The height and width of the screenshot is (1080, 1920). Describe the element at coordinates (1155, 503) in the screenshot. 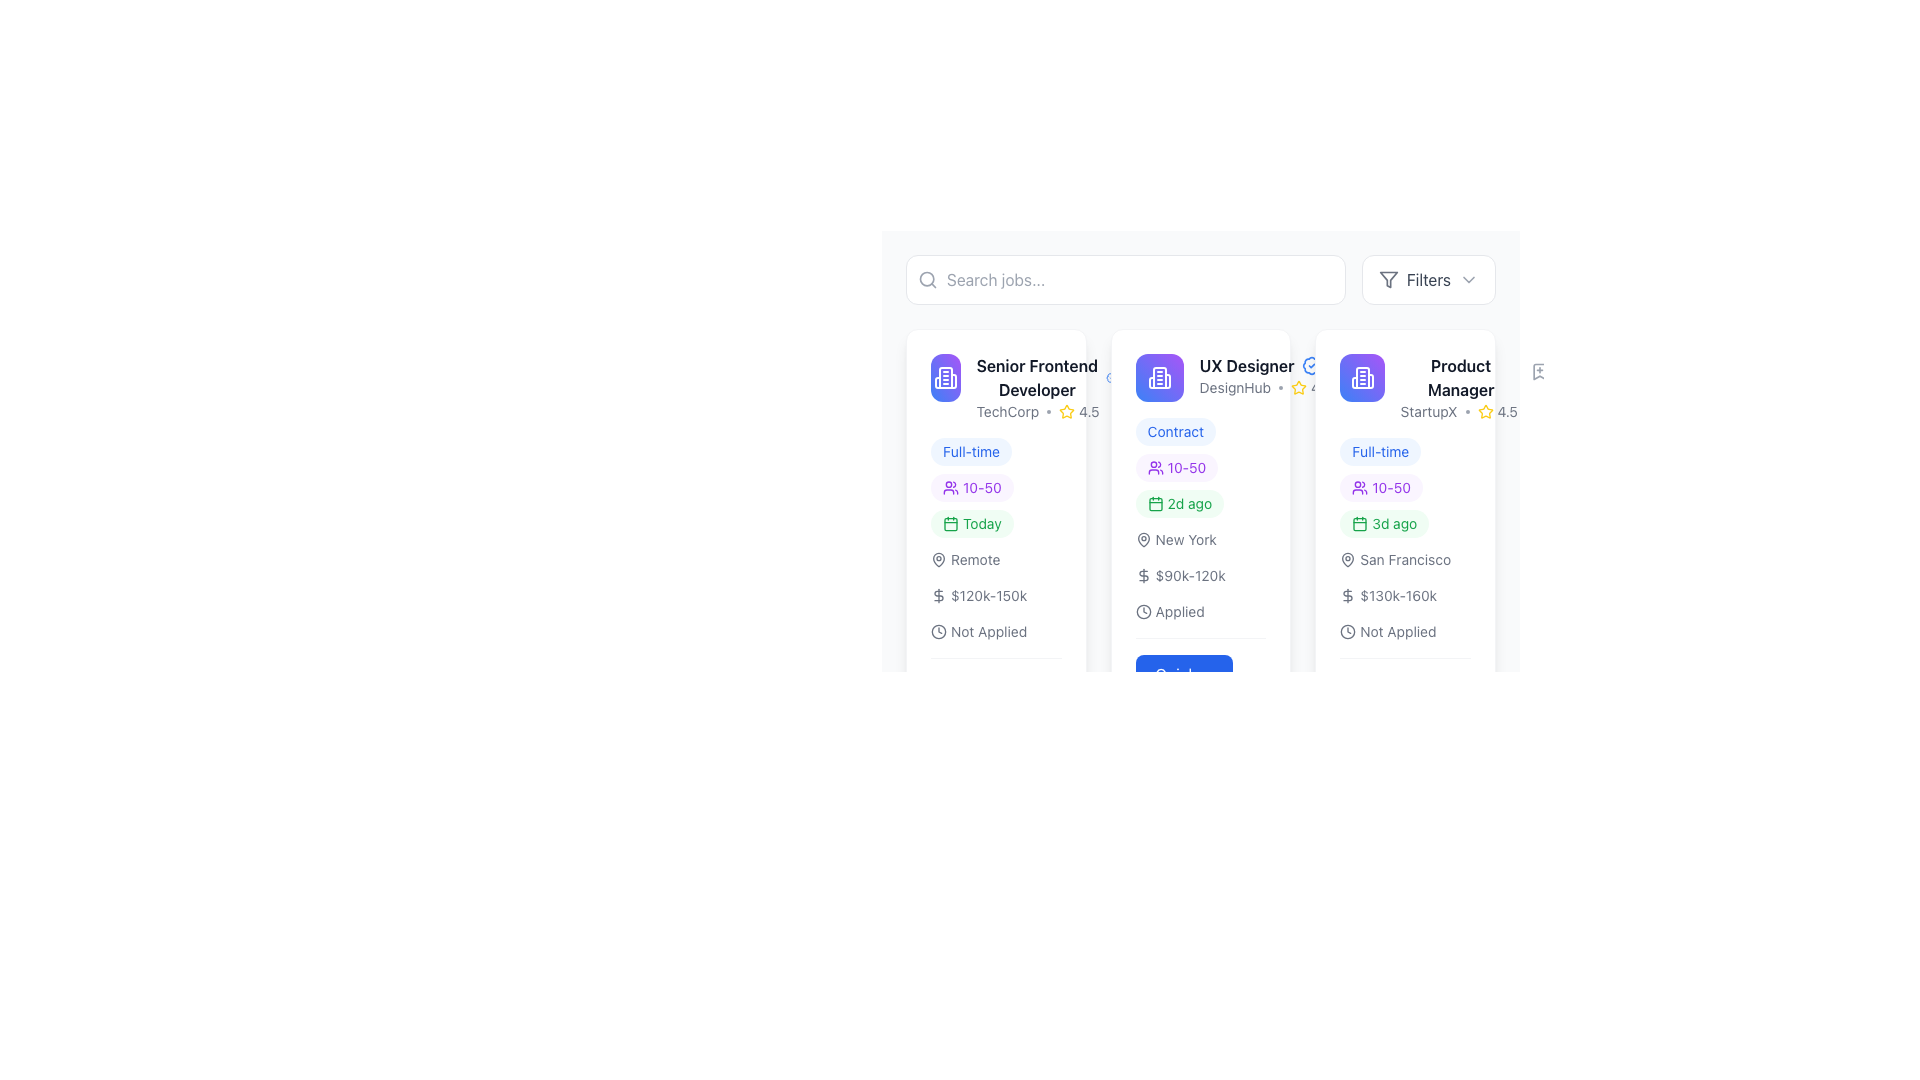

I see `the green calendar icon with a rounded square border, located in the central job card next to the text '2d ago'` at that location.